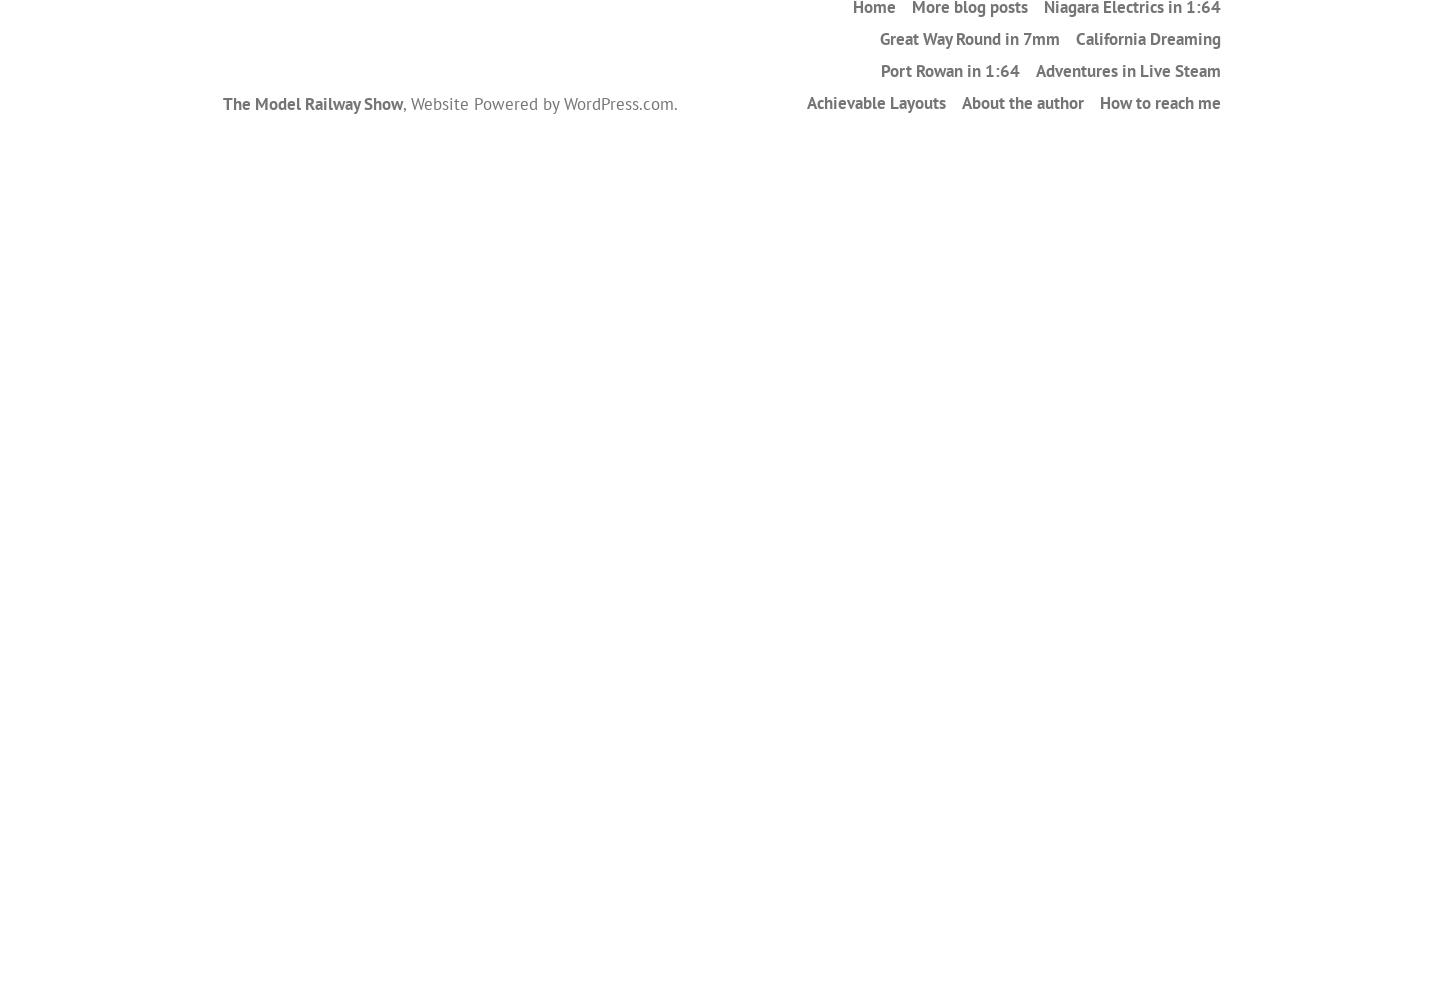 This screenshot has width=1451, height=1000. I want to click on 'How to reach me', so click(1158, 101).